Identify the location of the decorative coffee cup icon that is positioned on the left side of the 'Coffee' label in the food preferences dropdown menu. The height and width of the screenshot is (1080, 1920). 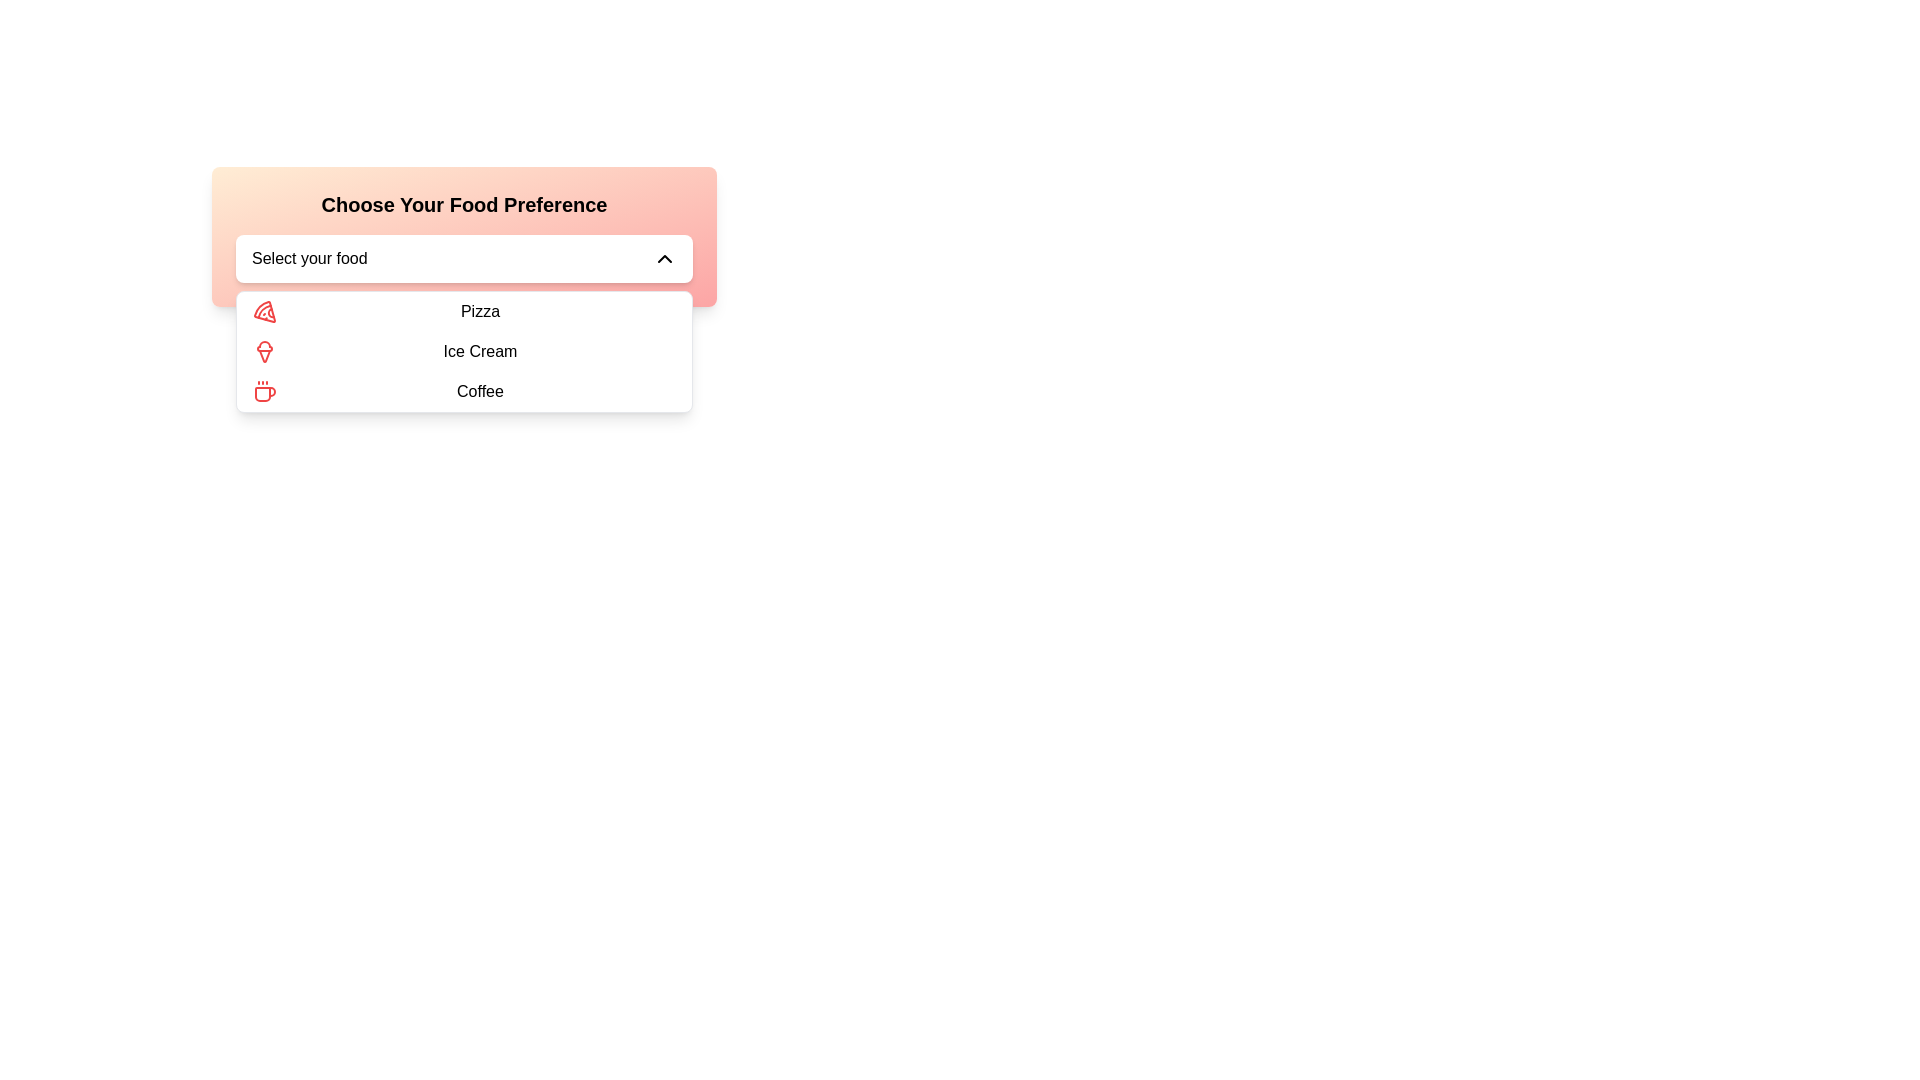
(263, 392).